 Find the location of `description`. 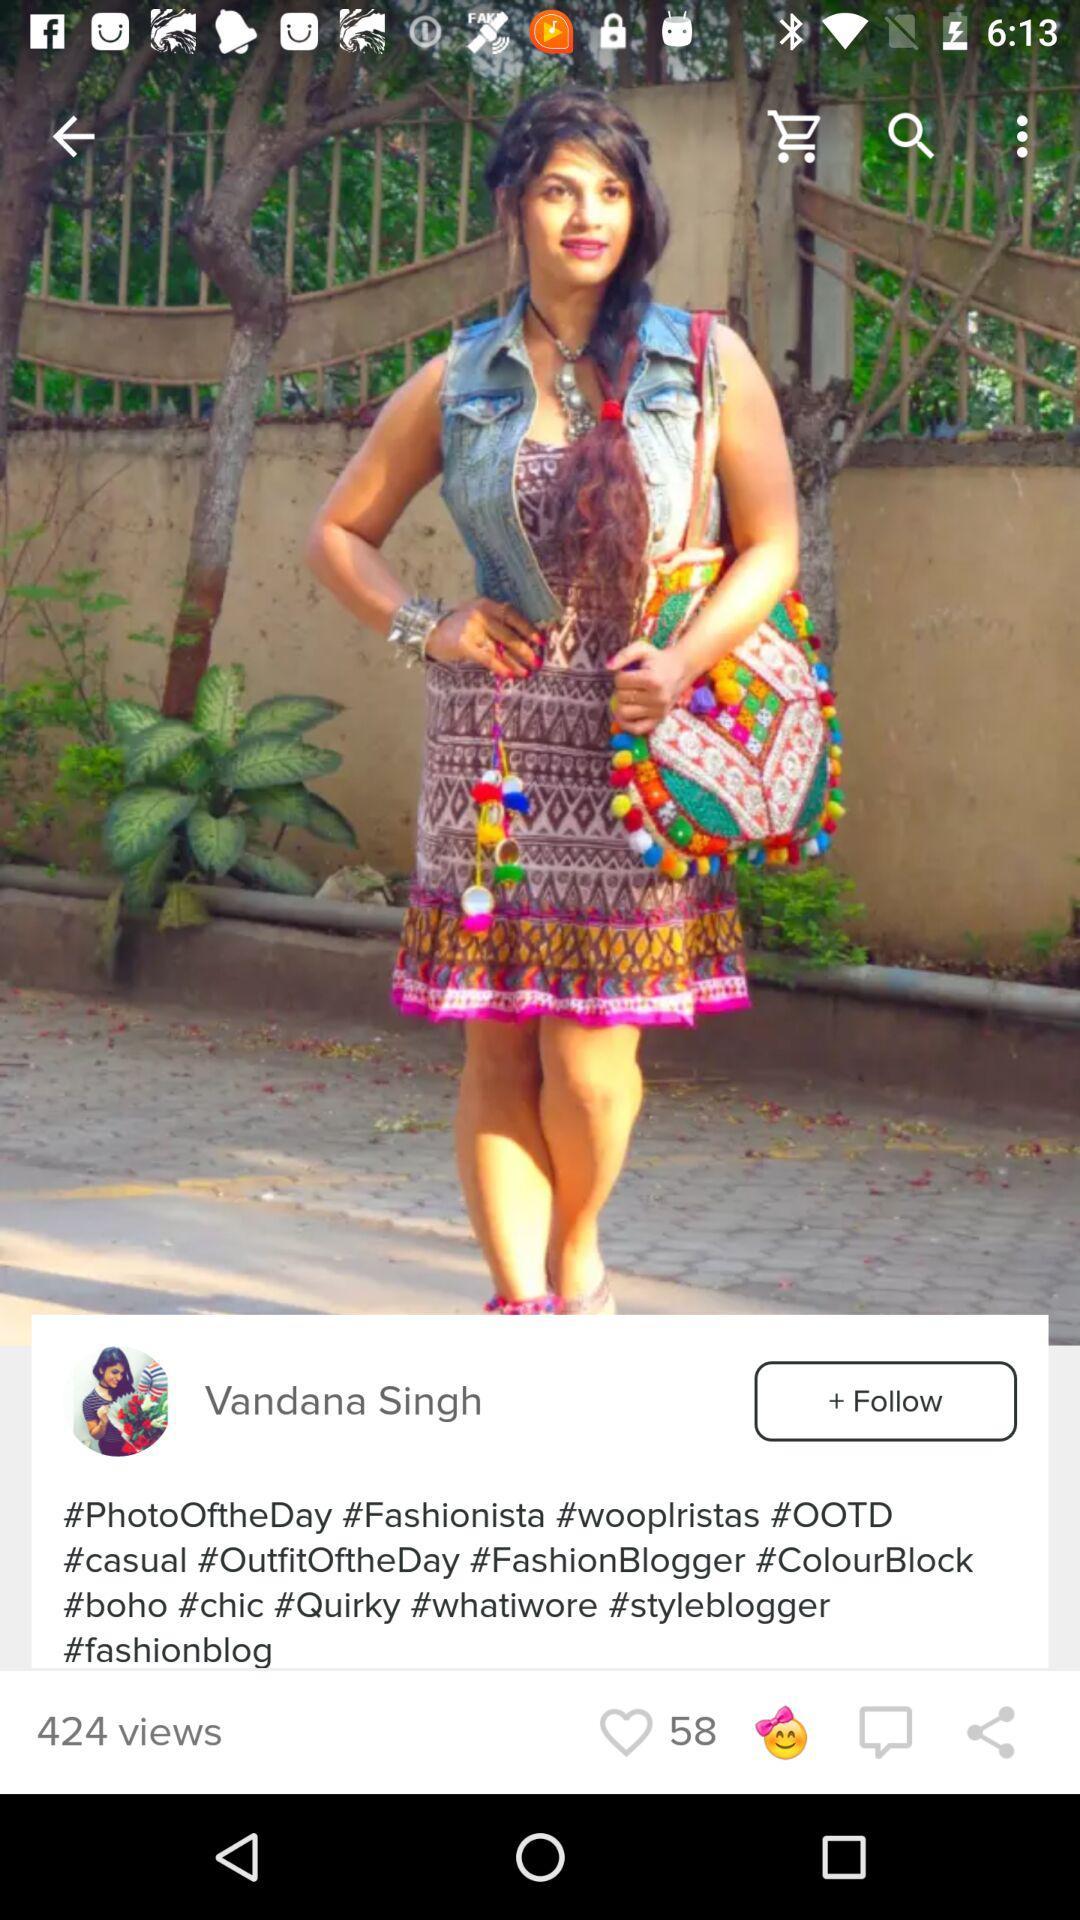

description is located at coordinates (540, 672).